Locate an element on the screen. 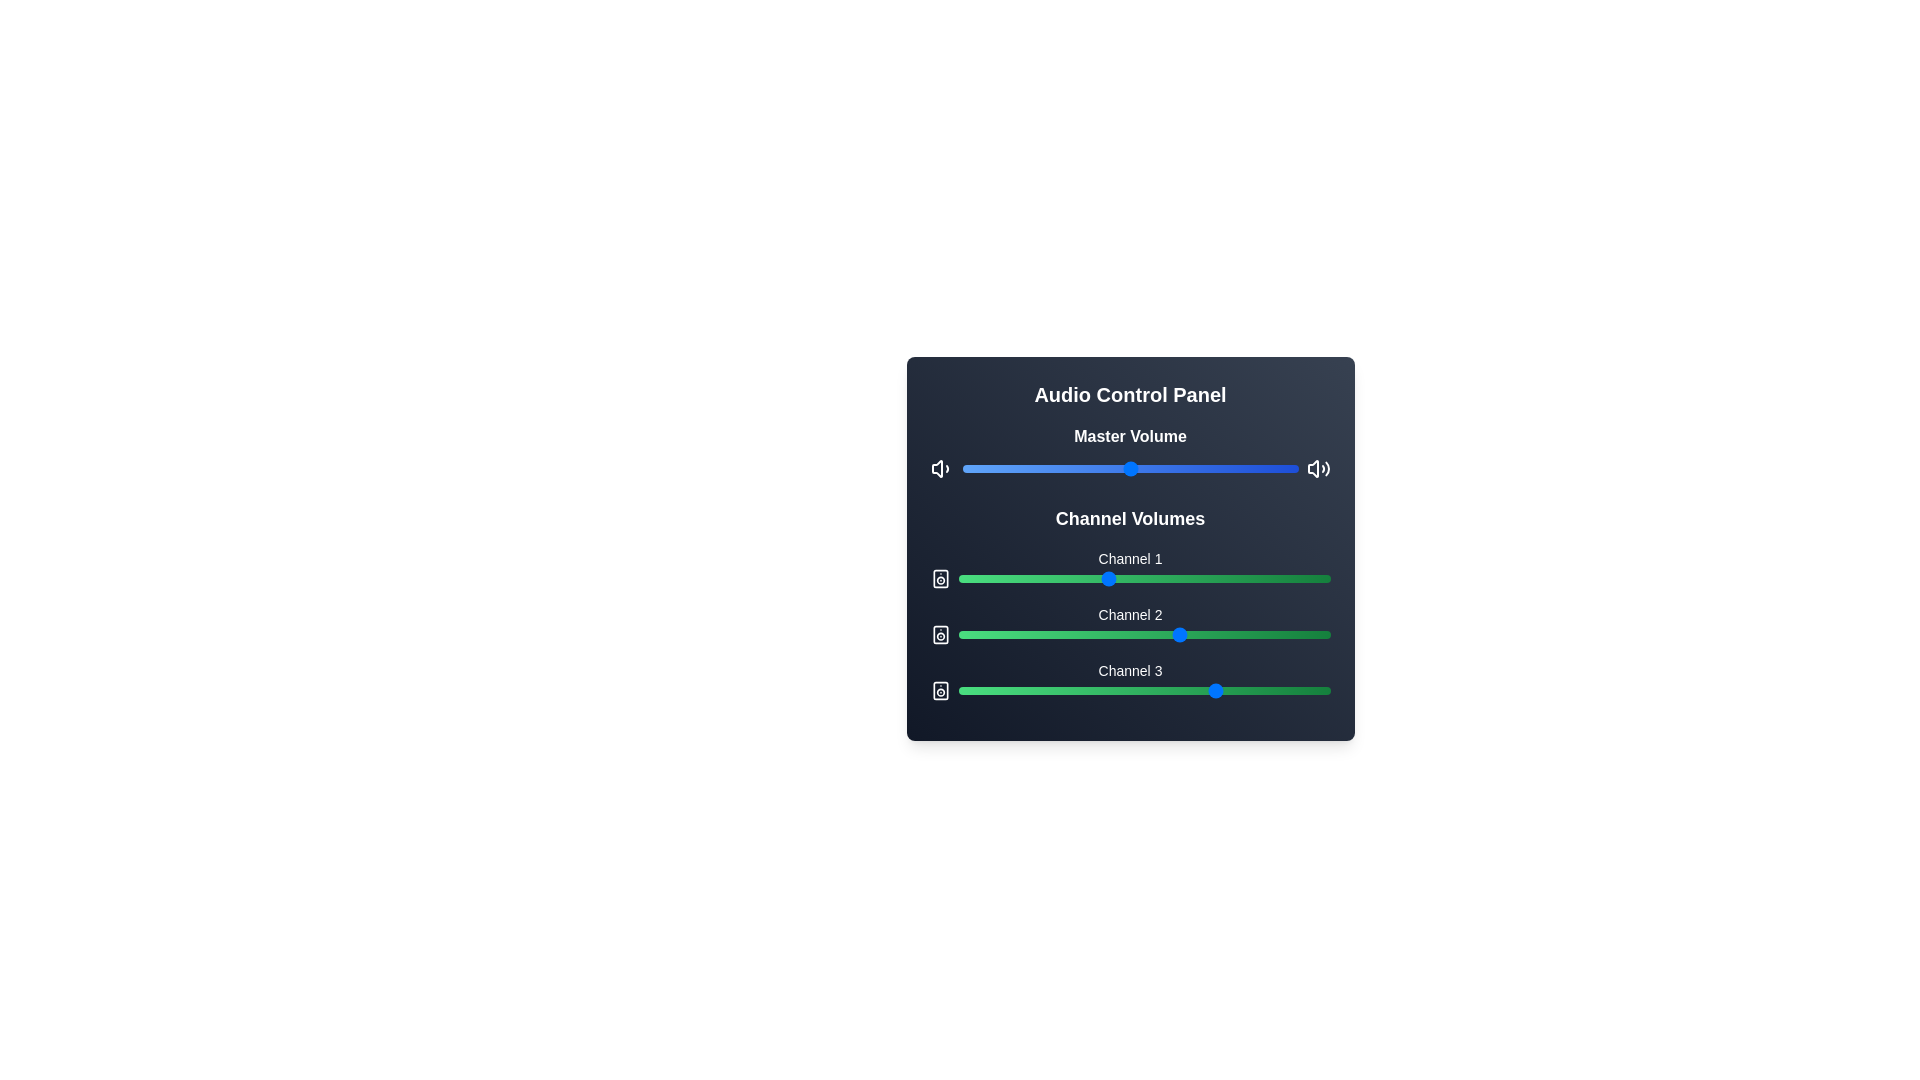 The width and height of the screenshot is (1920, 1080). the muted speaker icon located near the top-right corner of the 'Master Volume' section is located at coordinates (1313, 469).